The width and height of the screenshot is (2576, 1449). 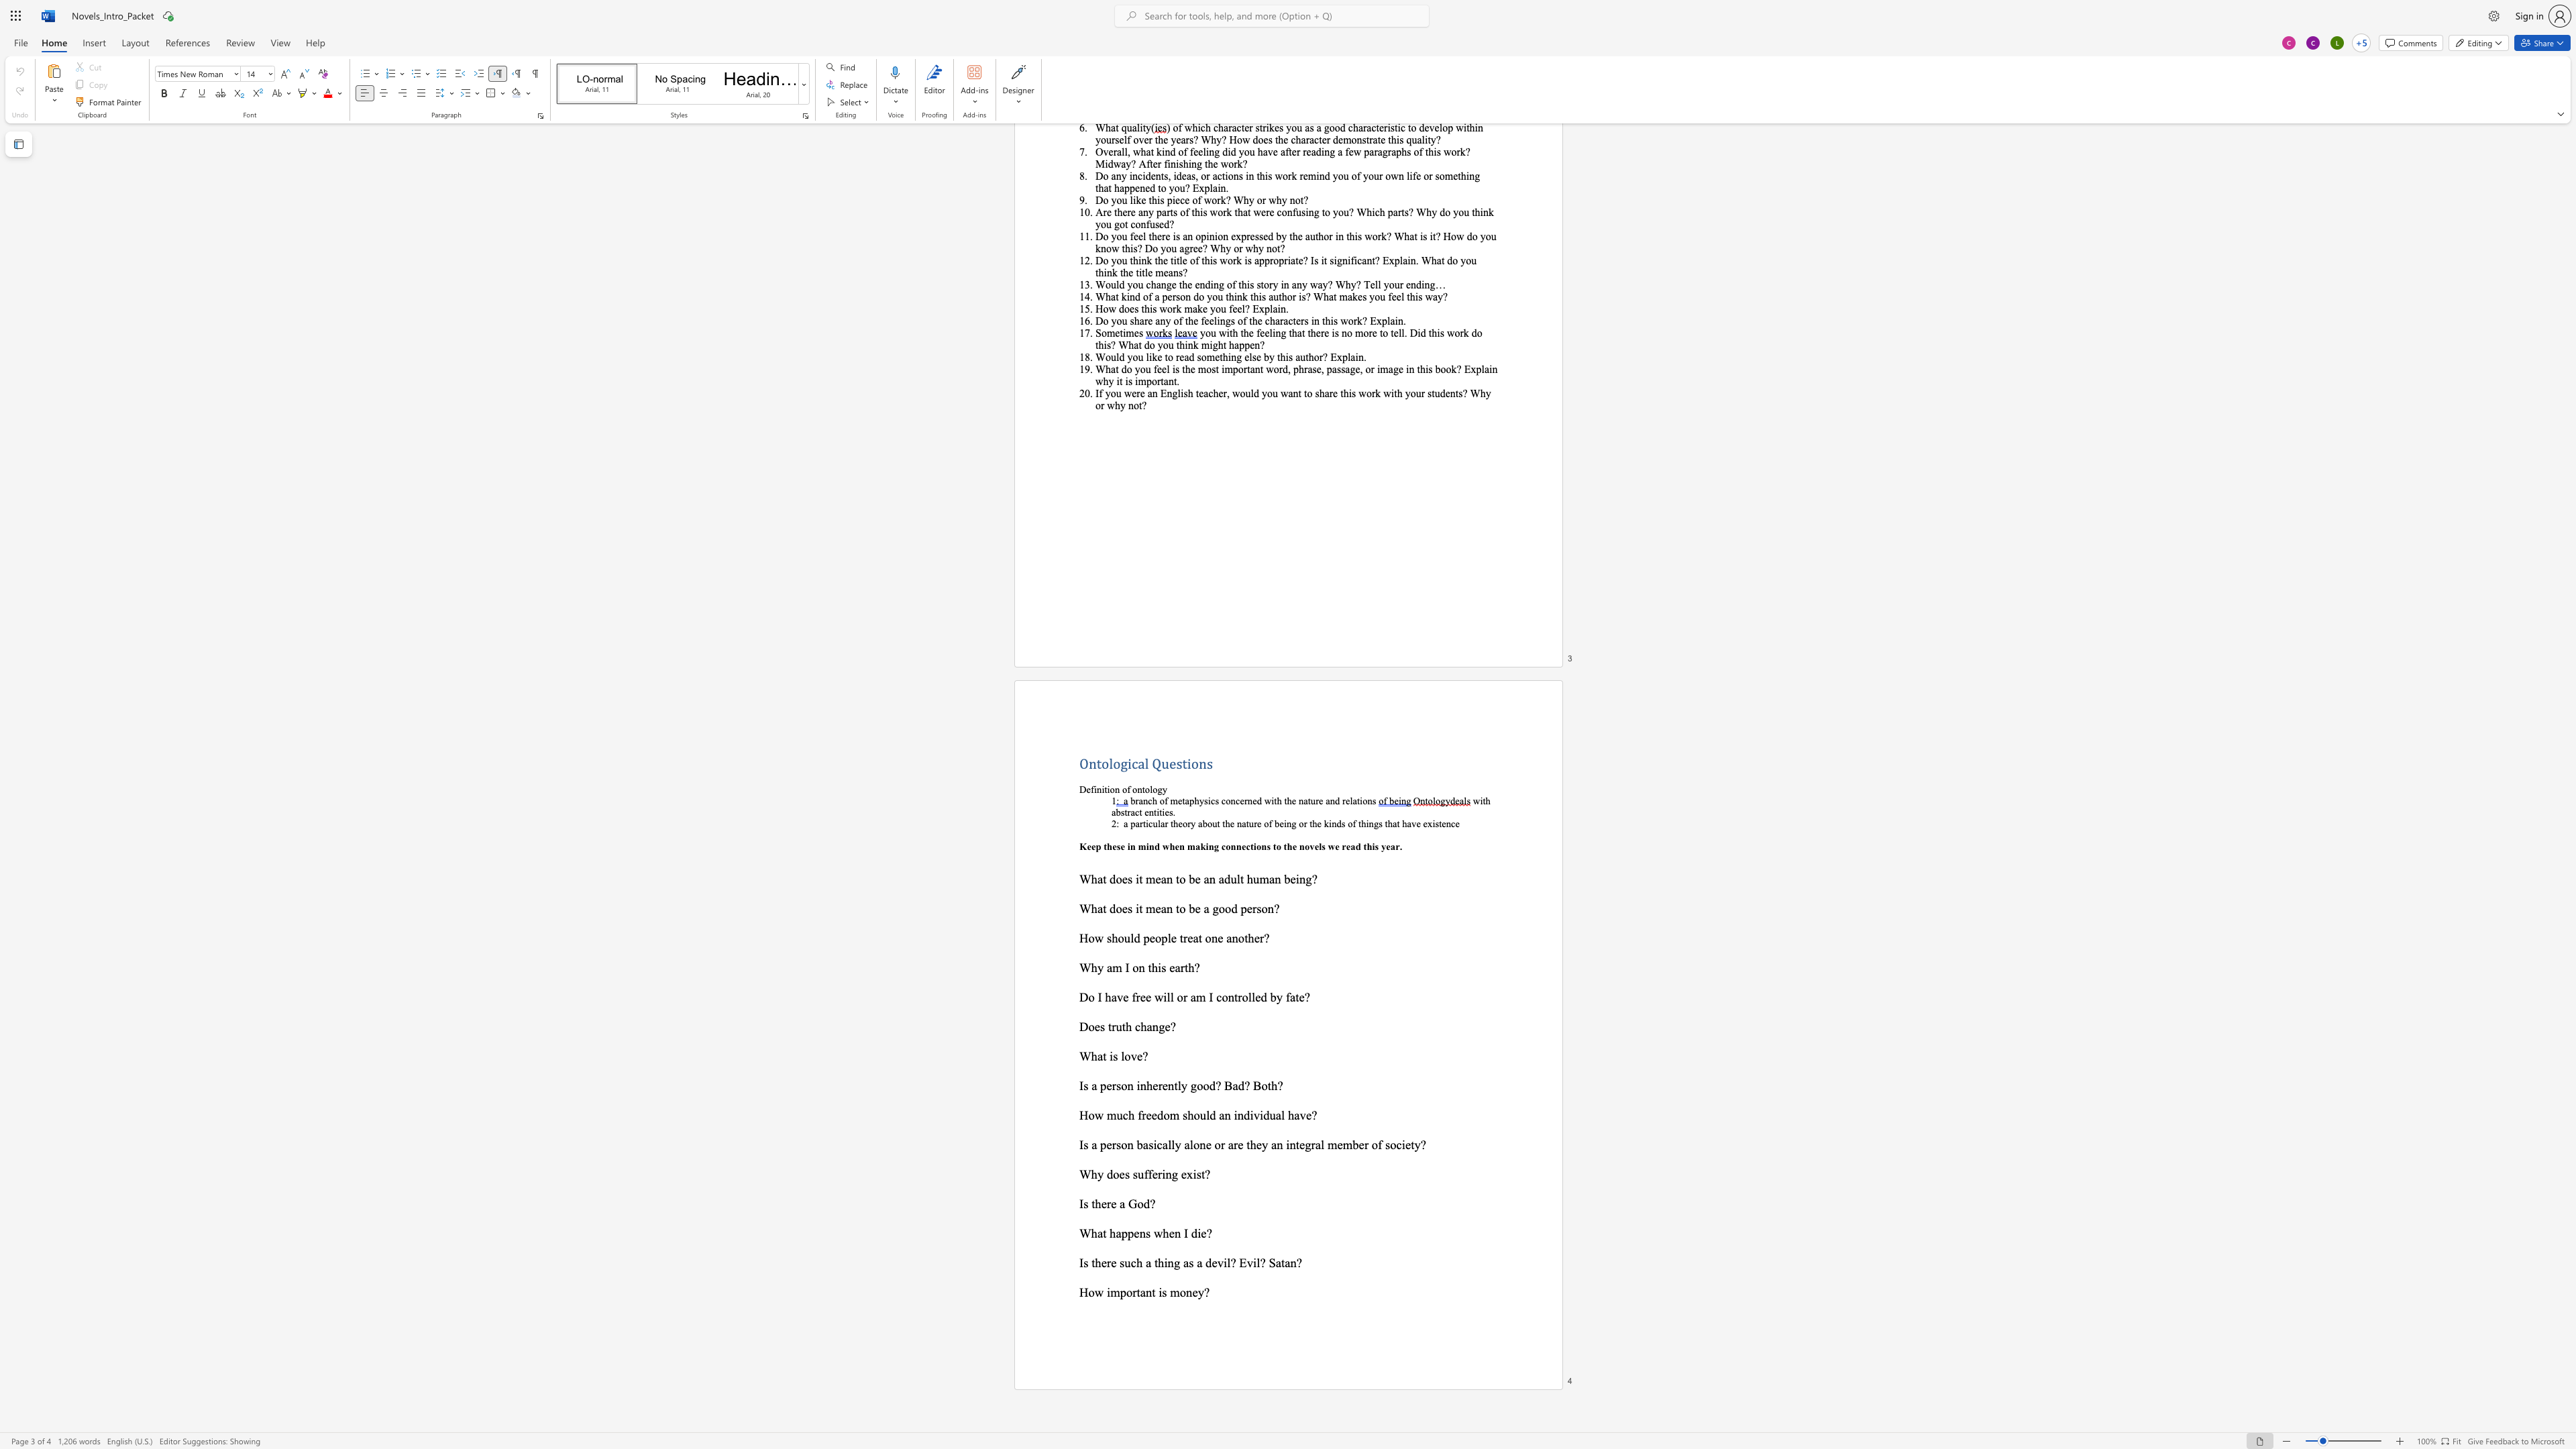 What do you see at coordinates (1179, 1085) in the screenshot?
I see `the 1th character "l" in the text` at bounding box center [1179, 1085].